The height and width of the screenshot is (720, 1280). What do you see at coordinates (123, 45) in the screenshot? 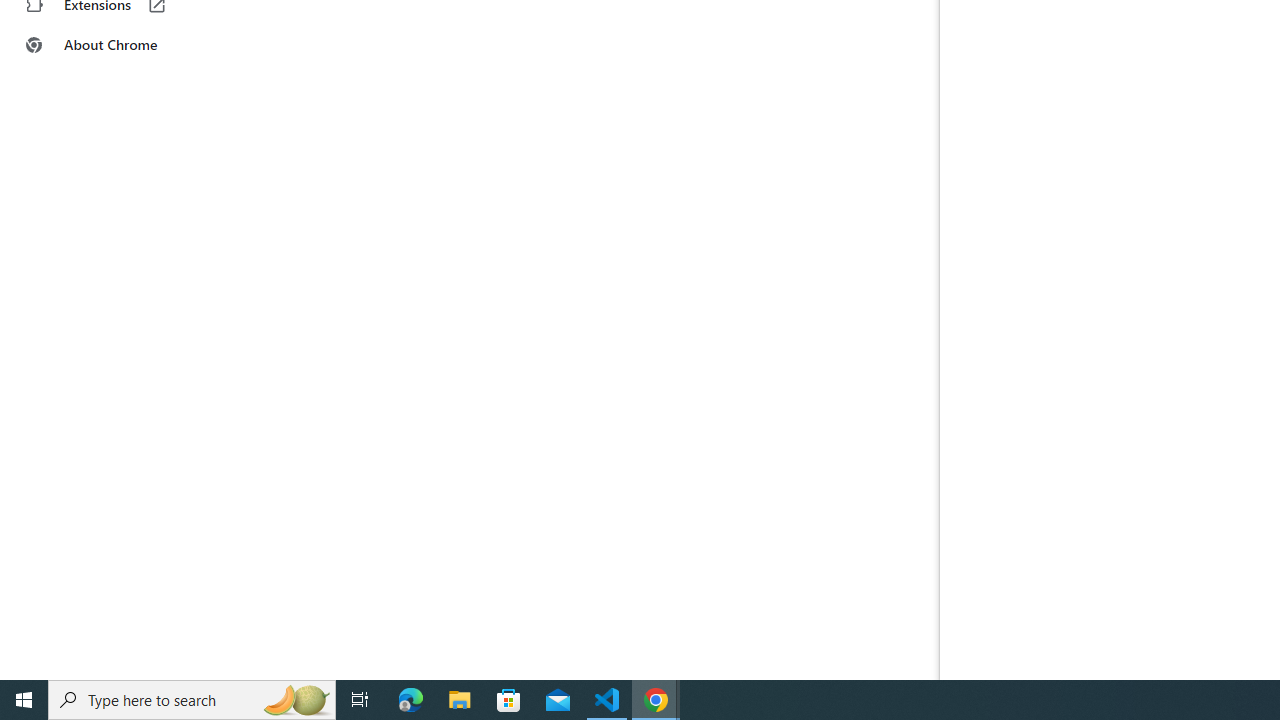
I see `'About Chrome'` at bounding box center [123, 45].